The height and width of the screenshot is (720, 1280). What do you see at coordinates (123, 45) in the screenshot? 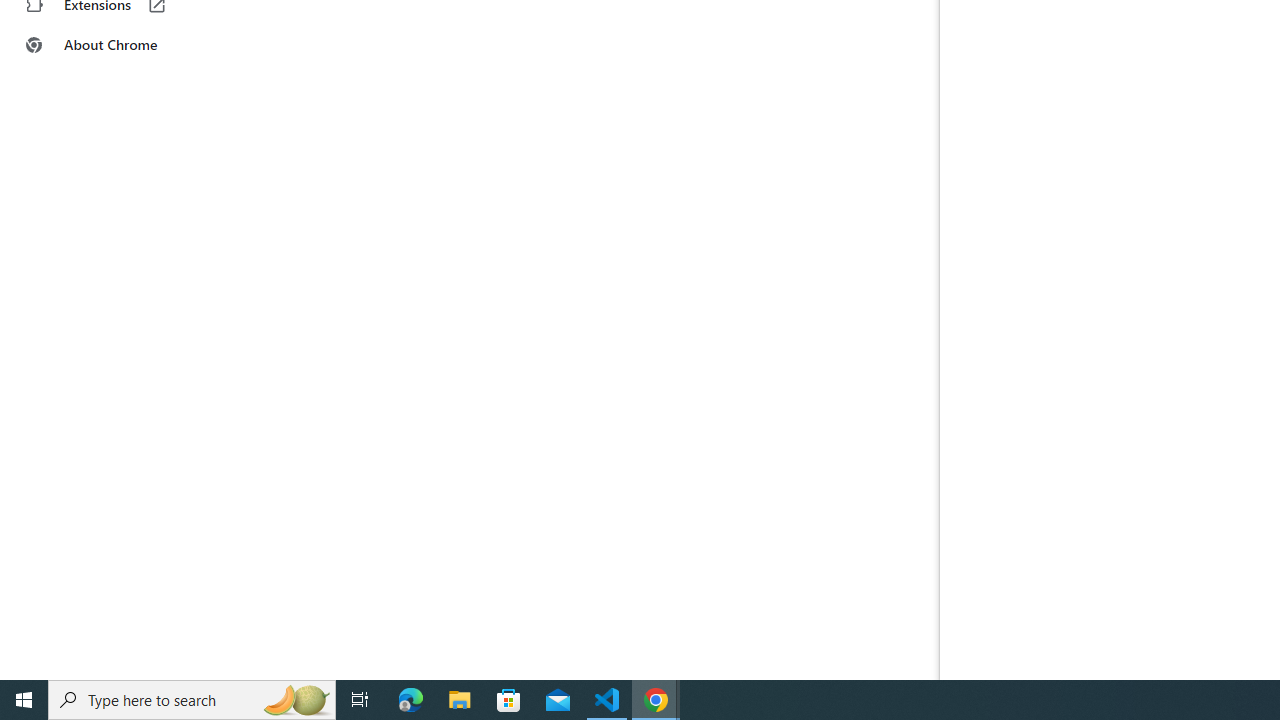
I see `'About Chrome'` at bounding box center [123, 45].